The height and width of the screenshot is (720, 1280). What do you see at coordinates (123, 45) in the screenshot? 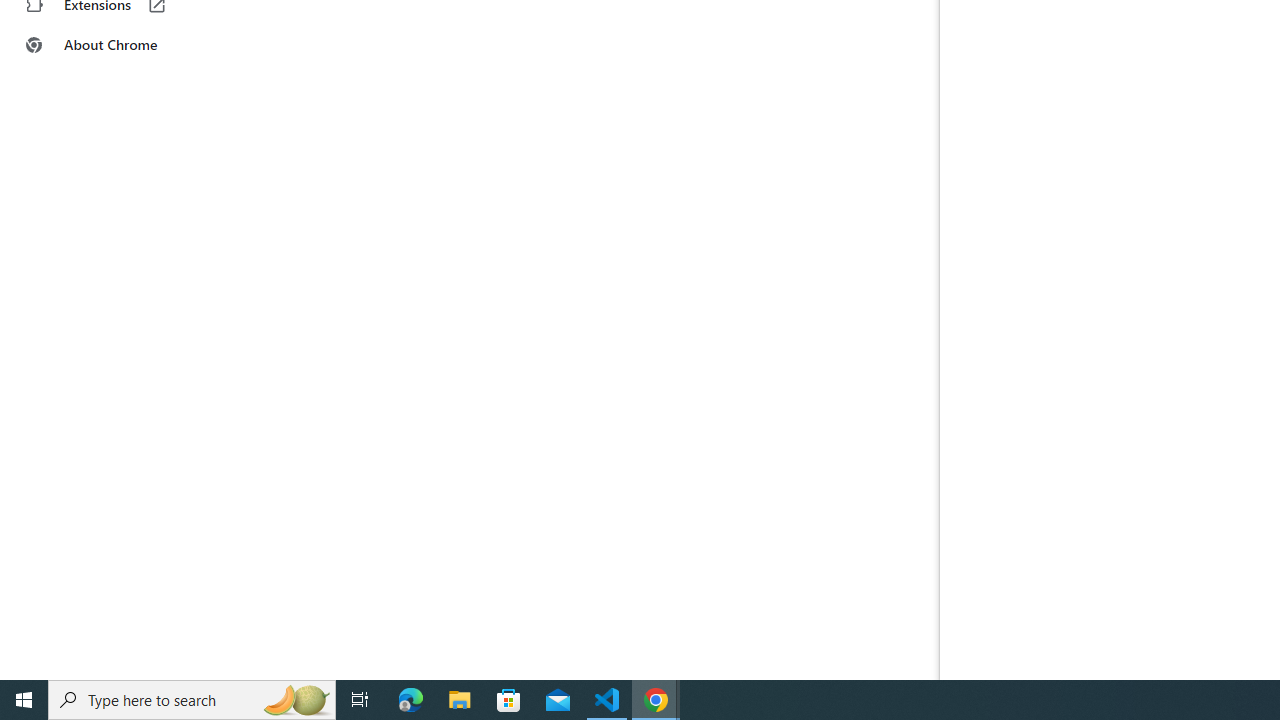
I see `'About Chrome'` at bounding box center [123, 45].